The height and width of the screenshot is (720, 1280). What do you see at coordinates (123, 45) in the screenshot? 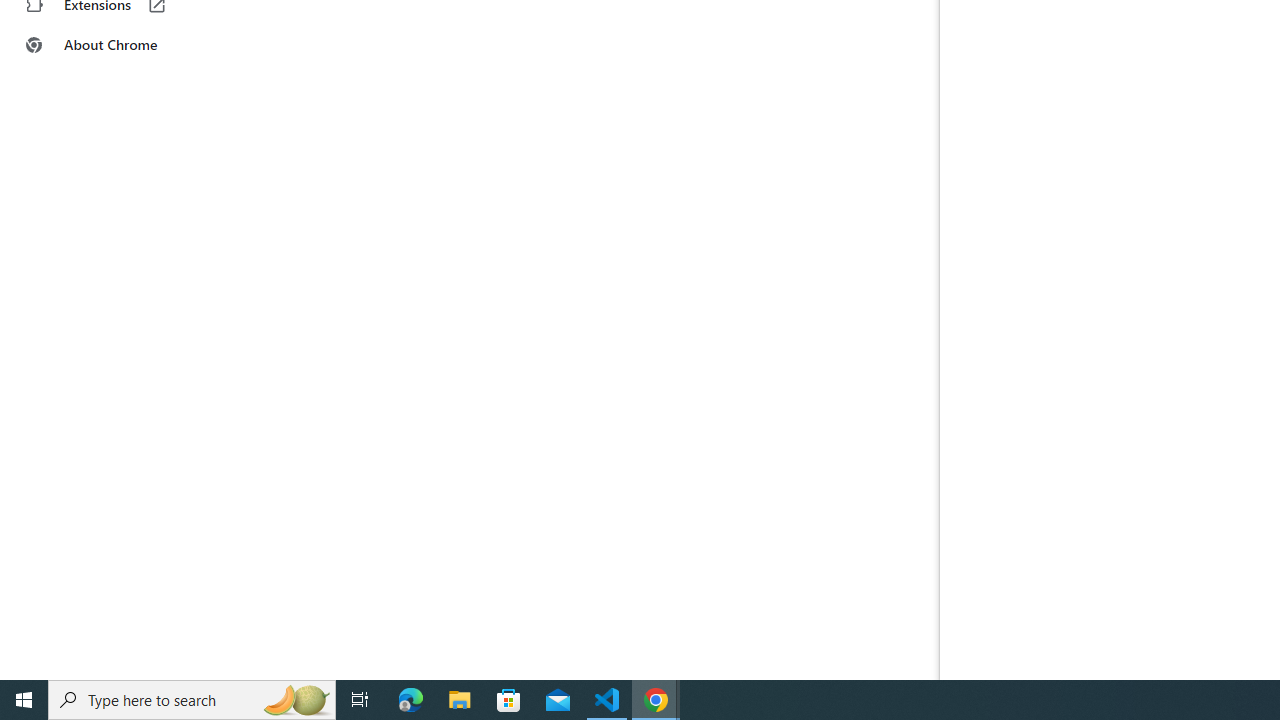
I see `'About Chrome'` at bounding box center [123, 45].